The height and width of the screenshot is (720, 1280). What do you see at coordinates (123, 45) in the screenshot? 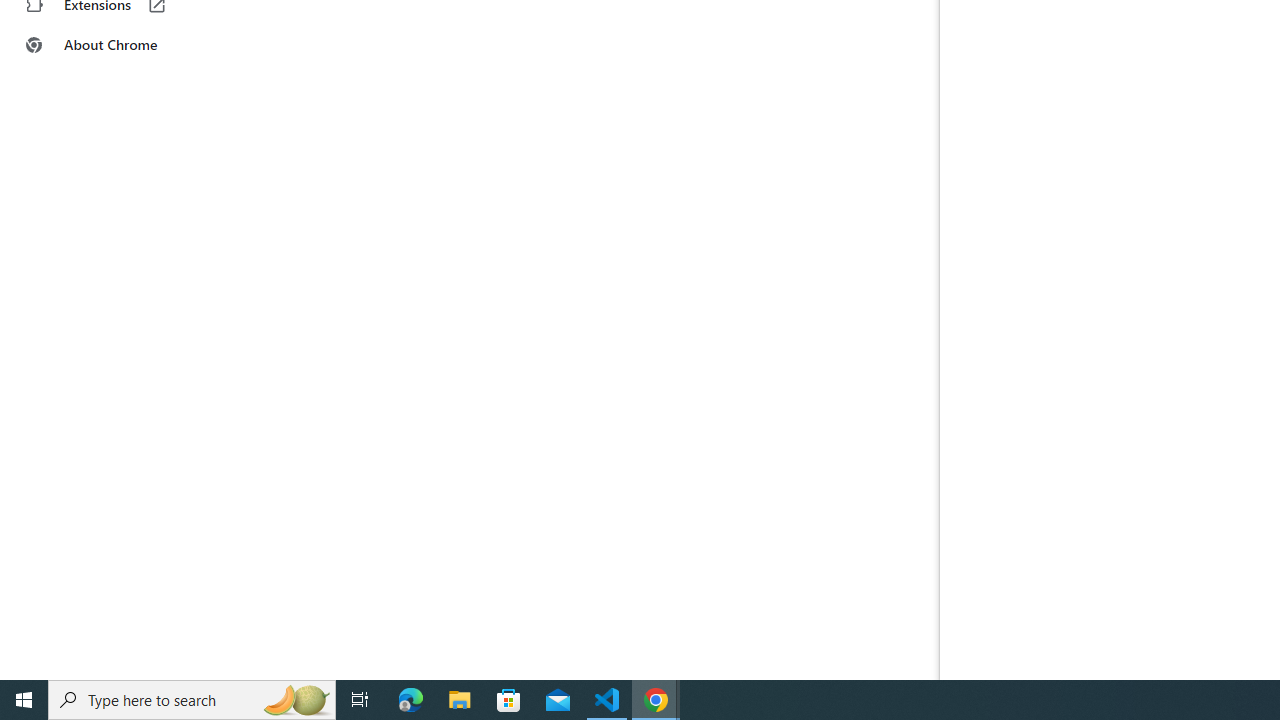
I see `'About Chrome'` at bounding box center [123, 45].